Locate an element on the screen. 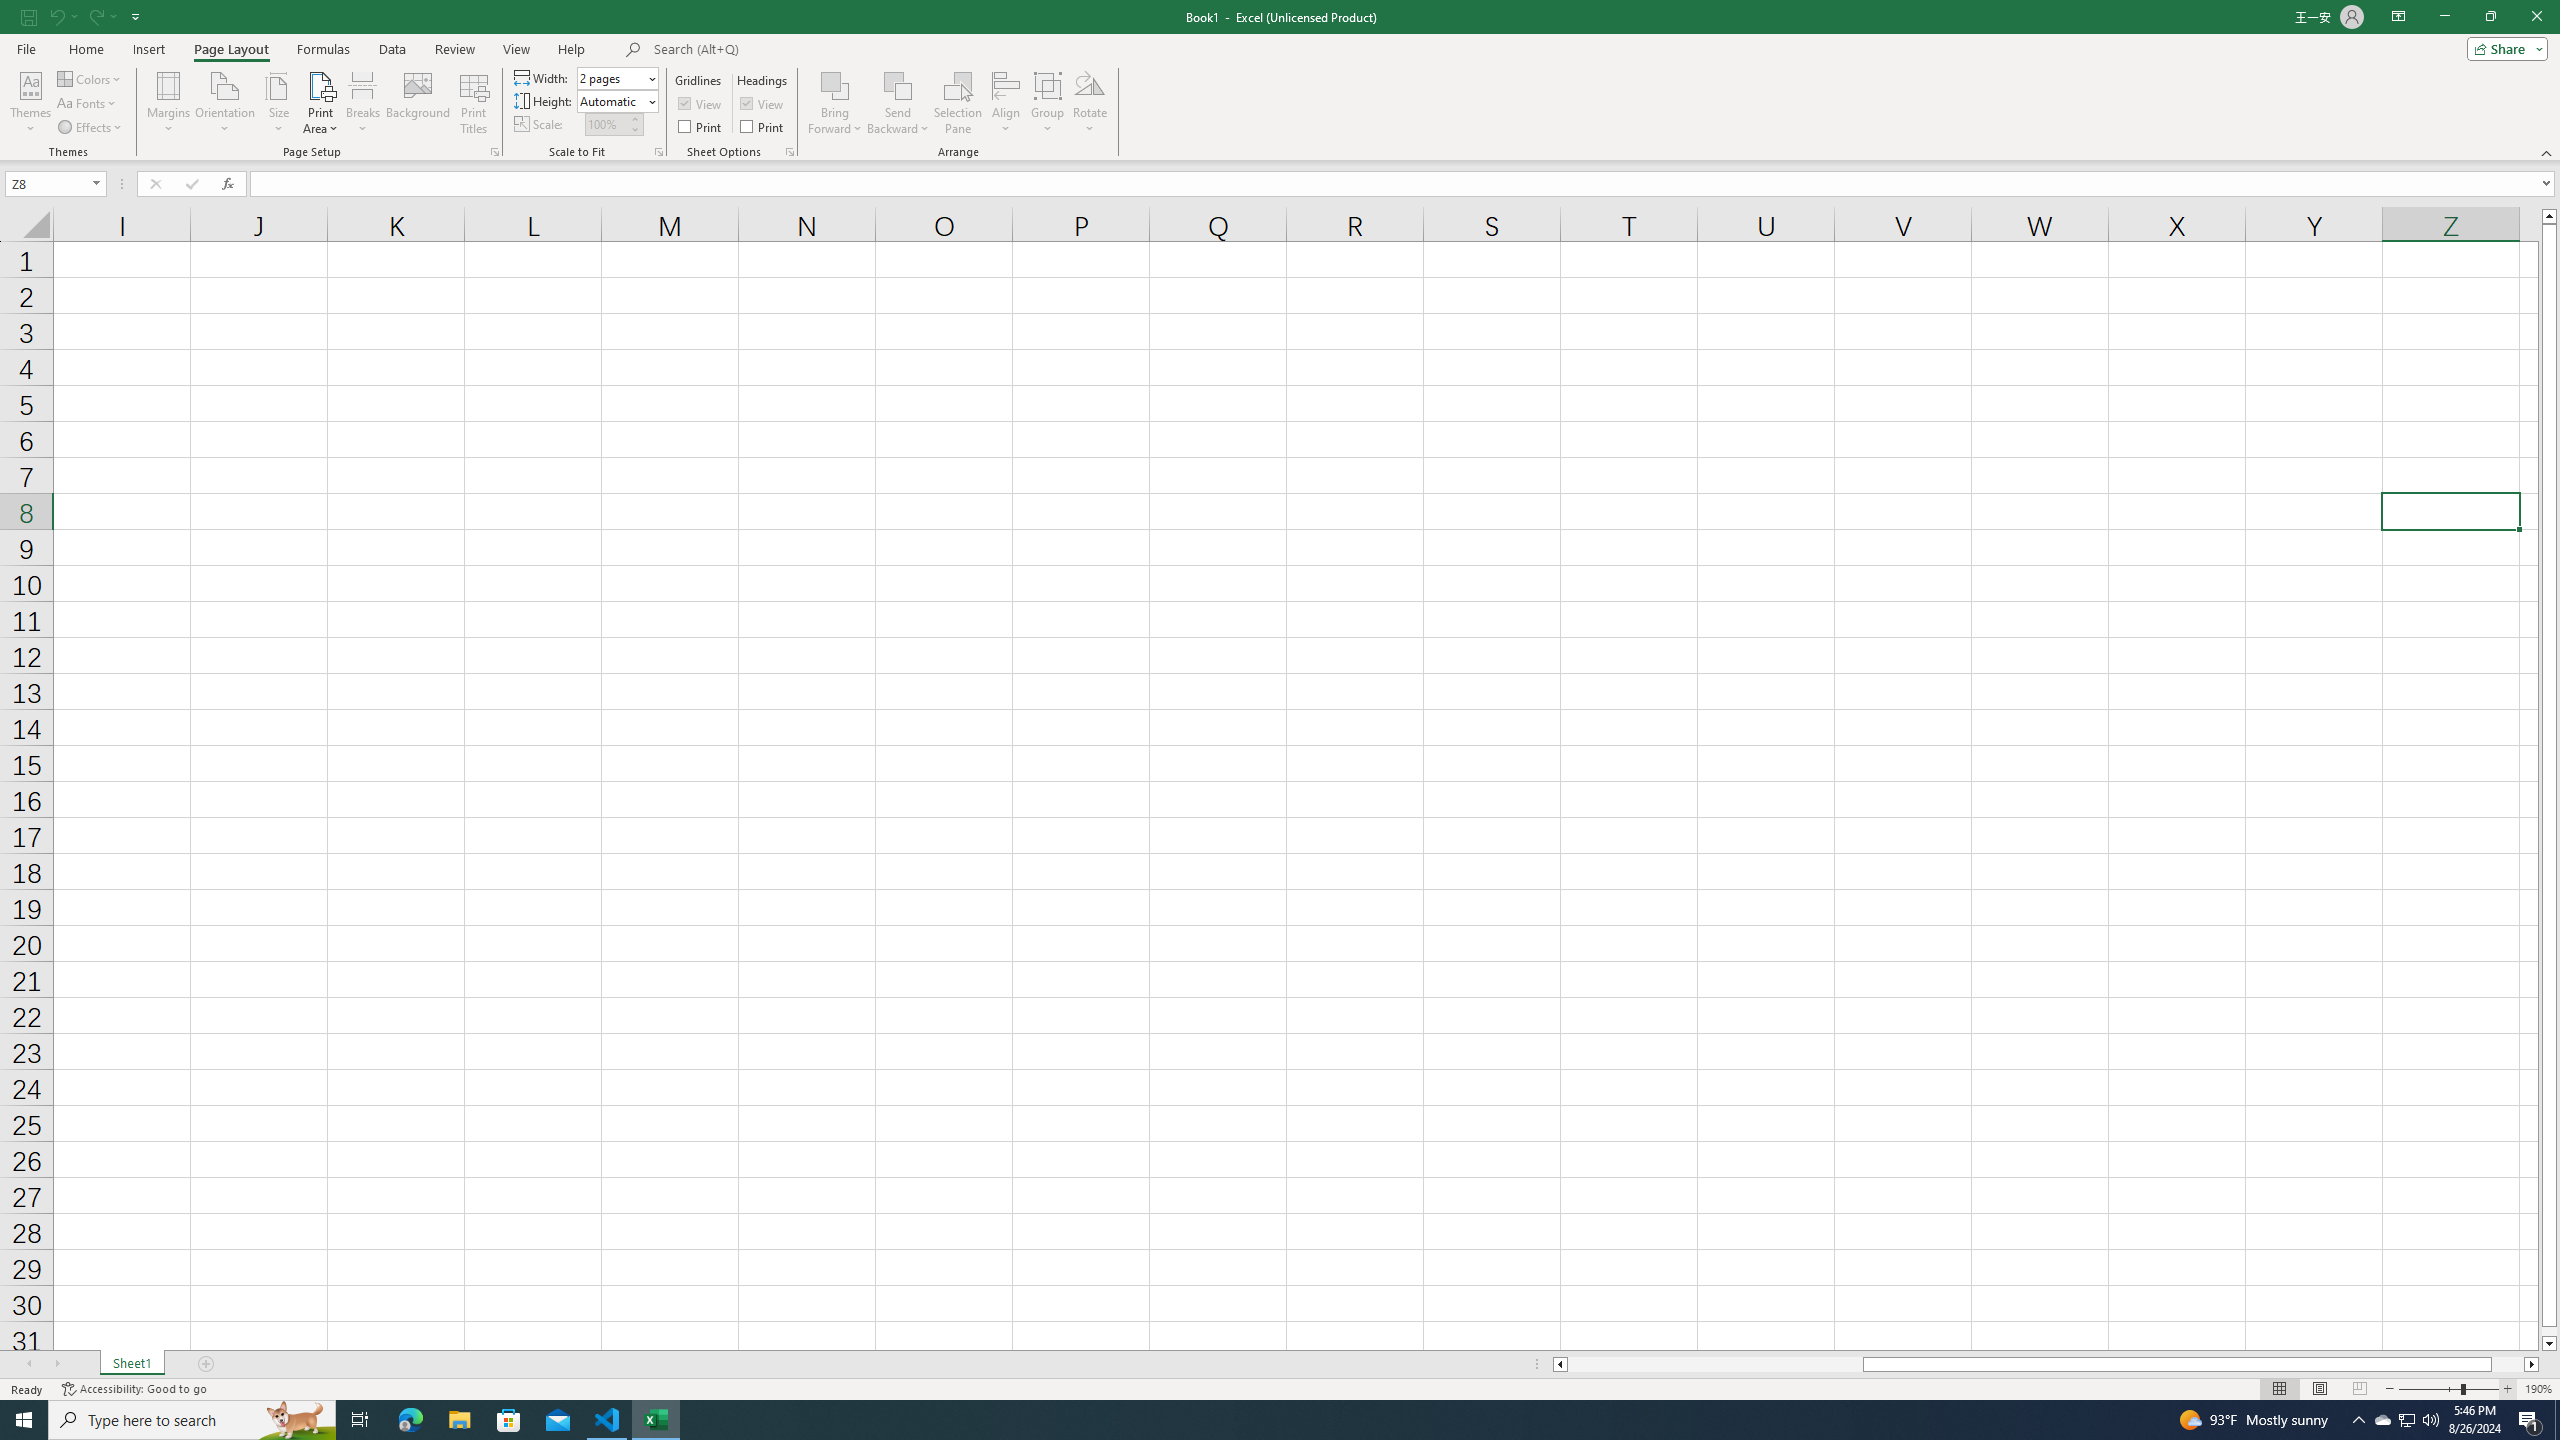 The image size is (2560, 1440). 'Save' is located at coordinates (28, 15).